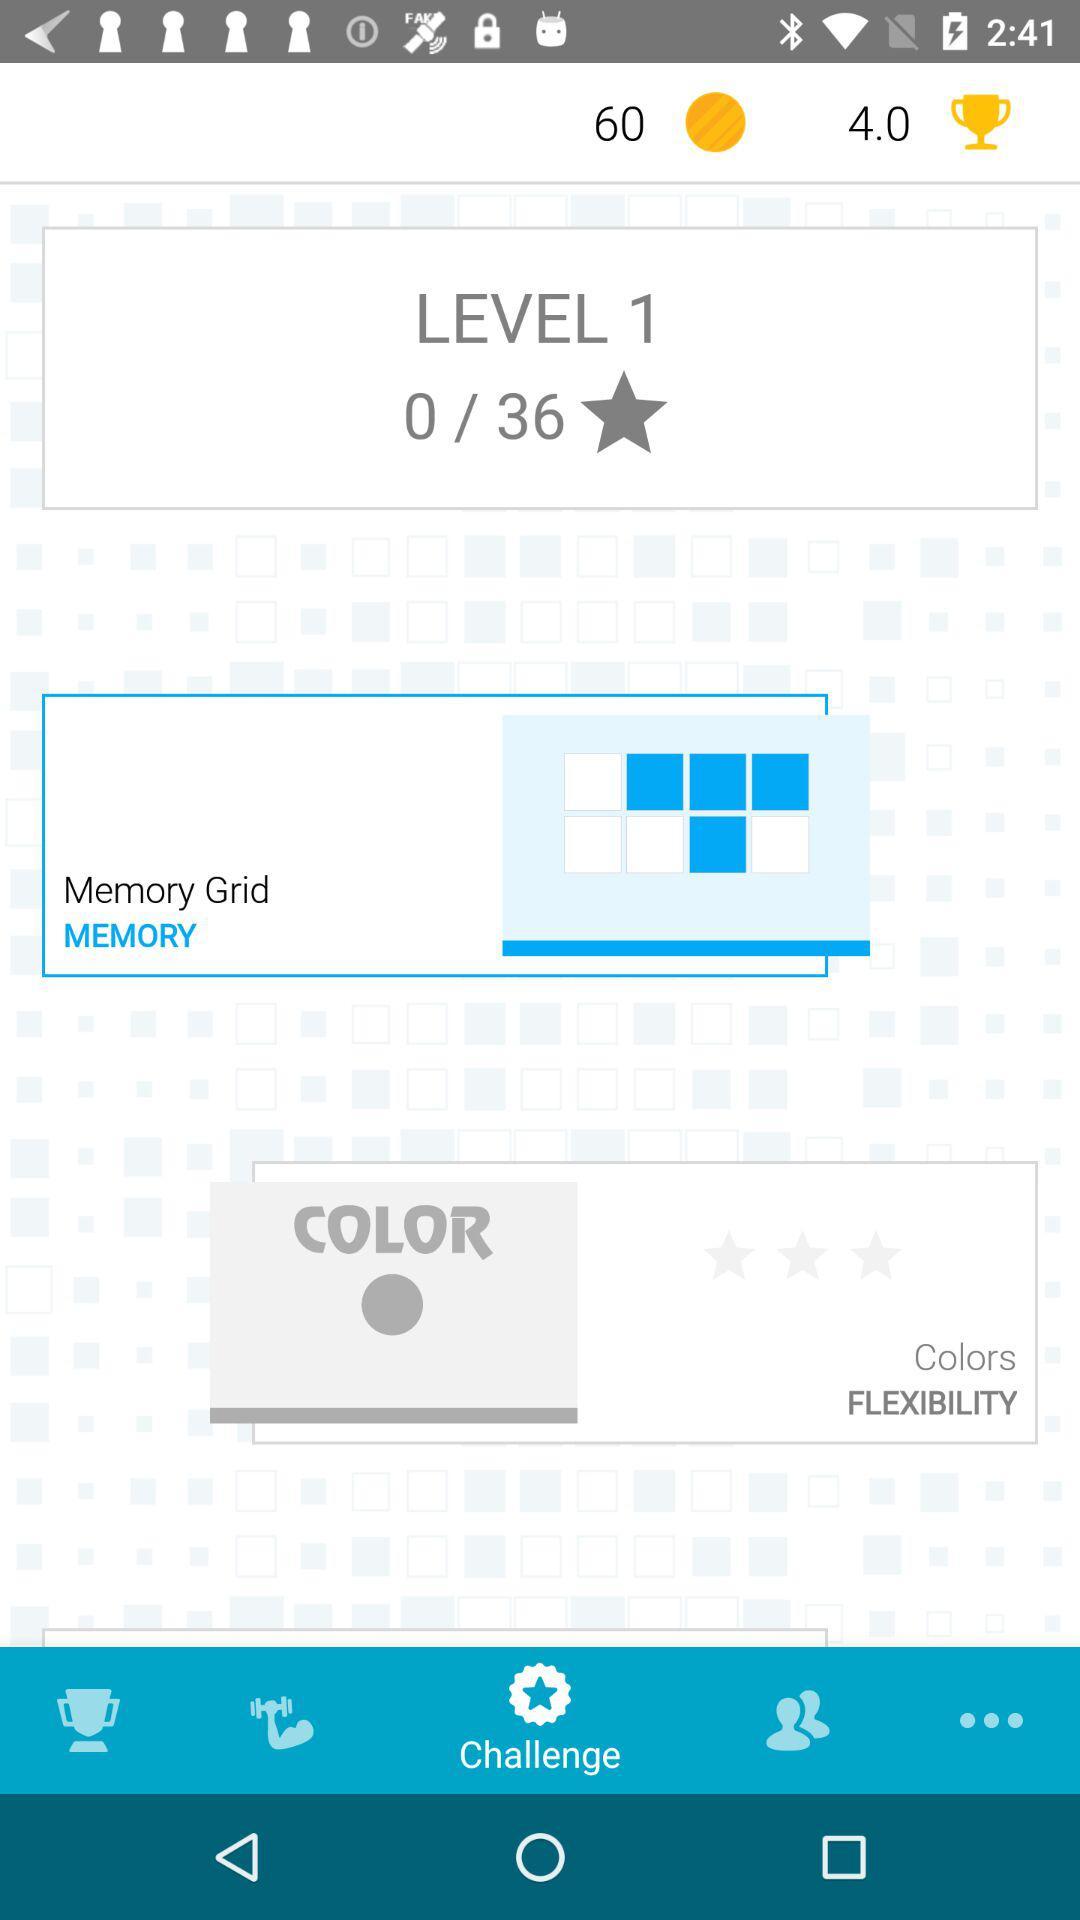 This screenshot has height=1920, width=1080. What do you see at coordinates (540, 1685) in the screenshot?
I see `star icon which is above challenge on page` at bounding box center [540, 1685].